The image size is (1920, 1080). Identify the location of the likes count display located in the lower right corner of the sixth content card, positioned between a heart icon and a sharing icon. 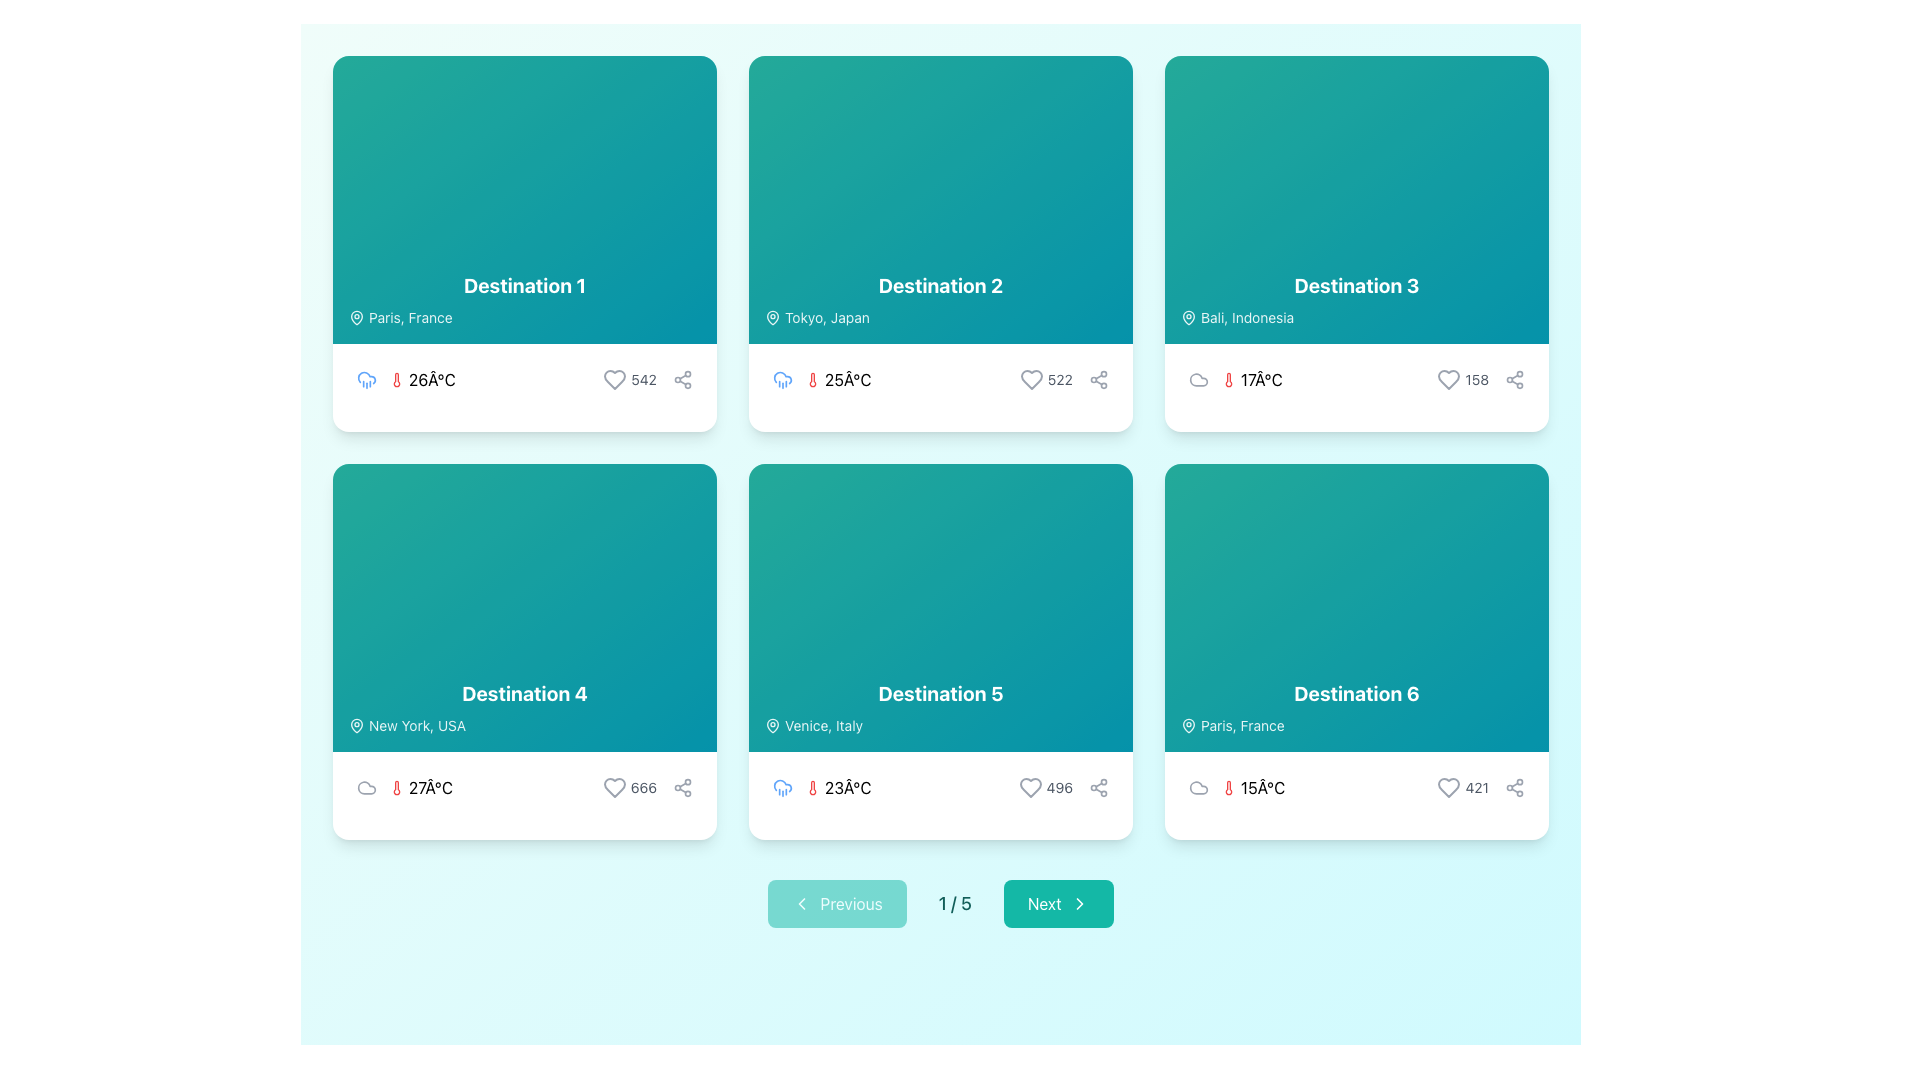
(1481, 786).